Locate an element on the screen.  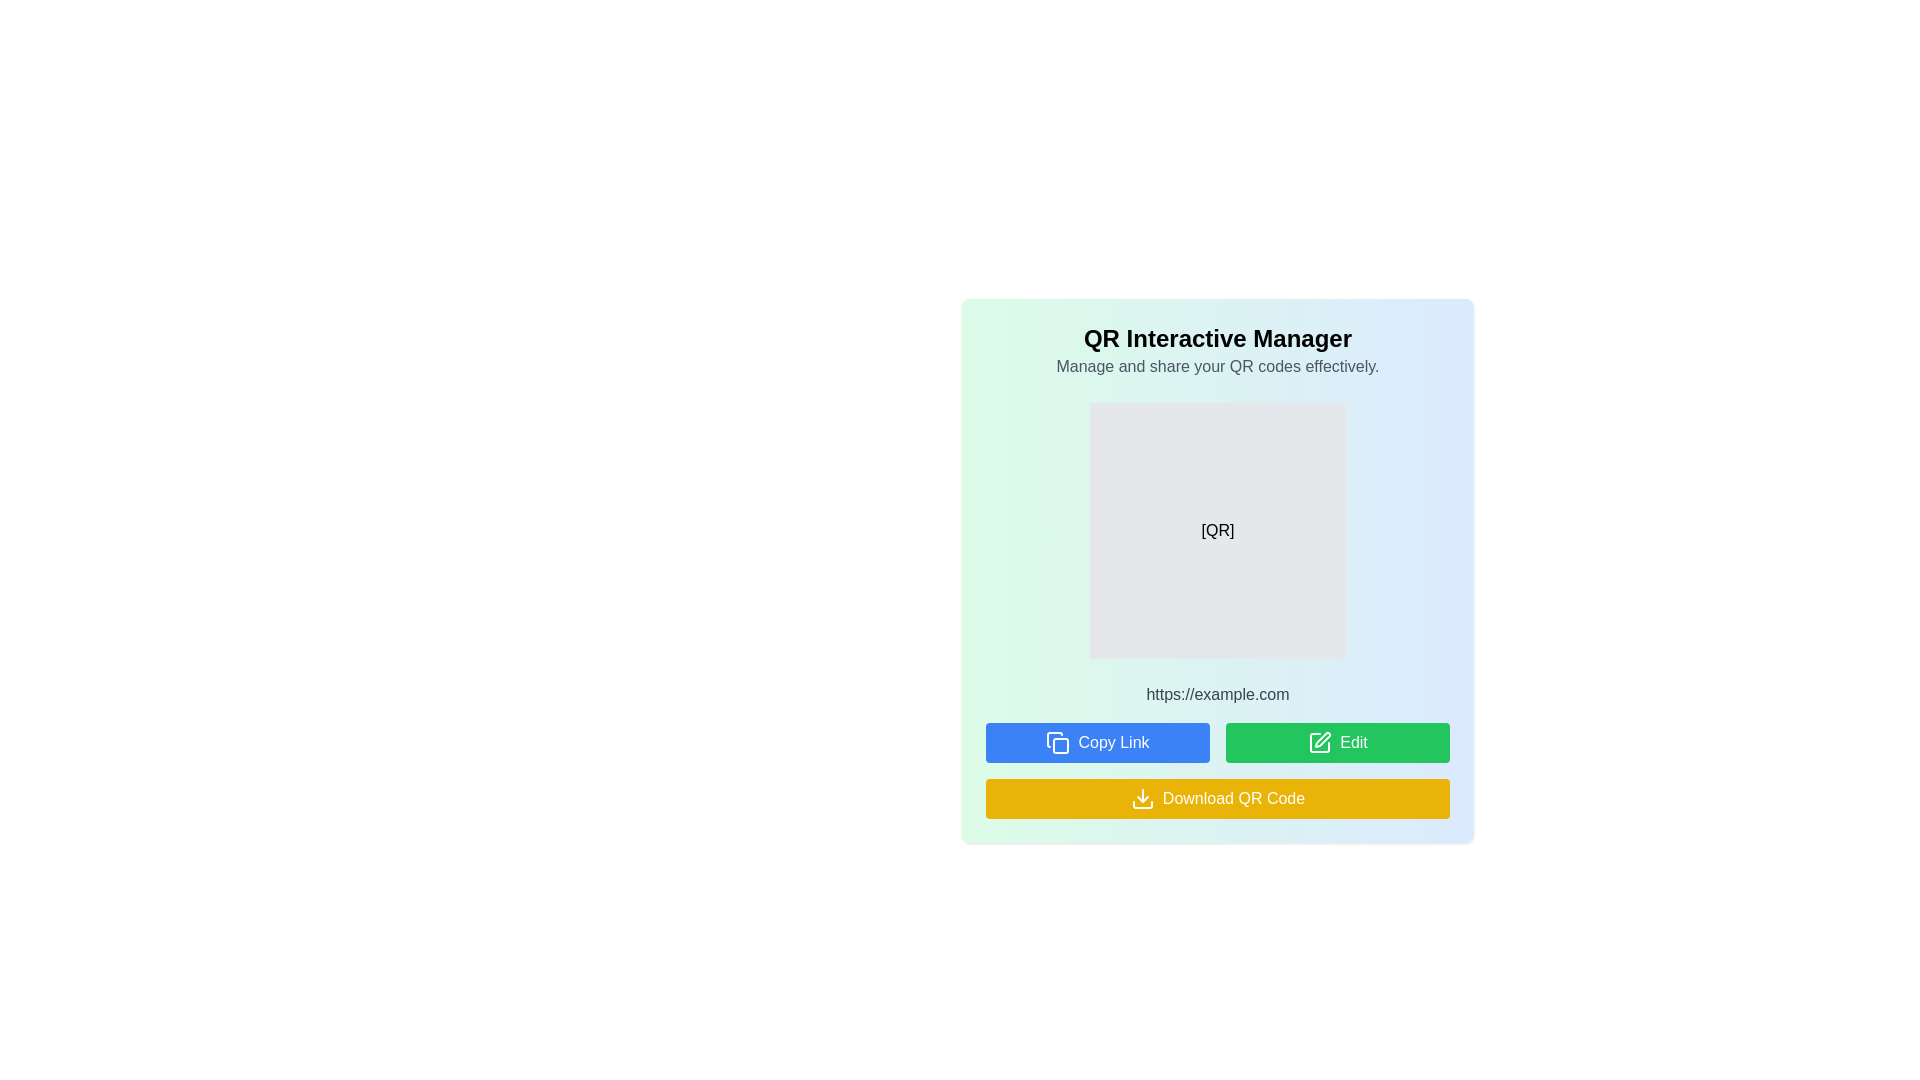
the button located at the bottom row of a three-button layout is located at coordinates (1217, 797).